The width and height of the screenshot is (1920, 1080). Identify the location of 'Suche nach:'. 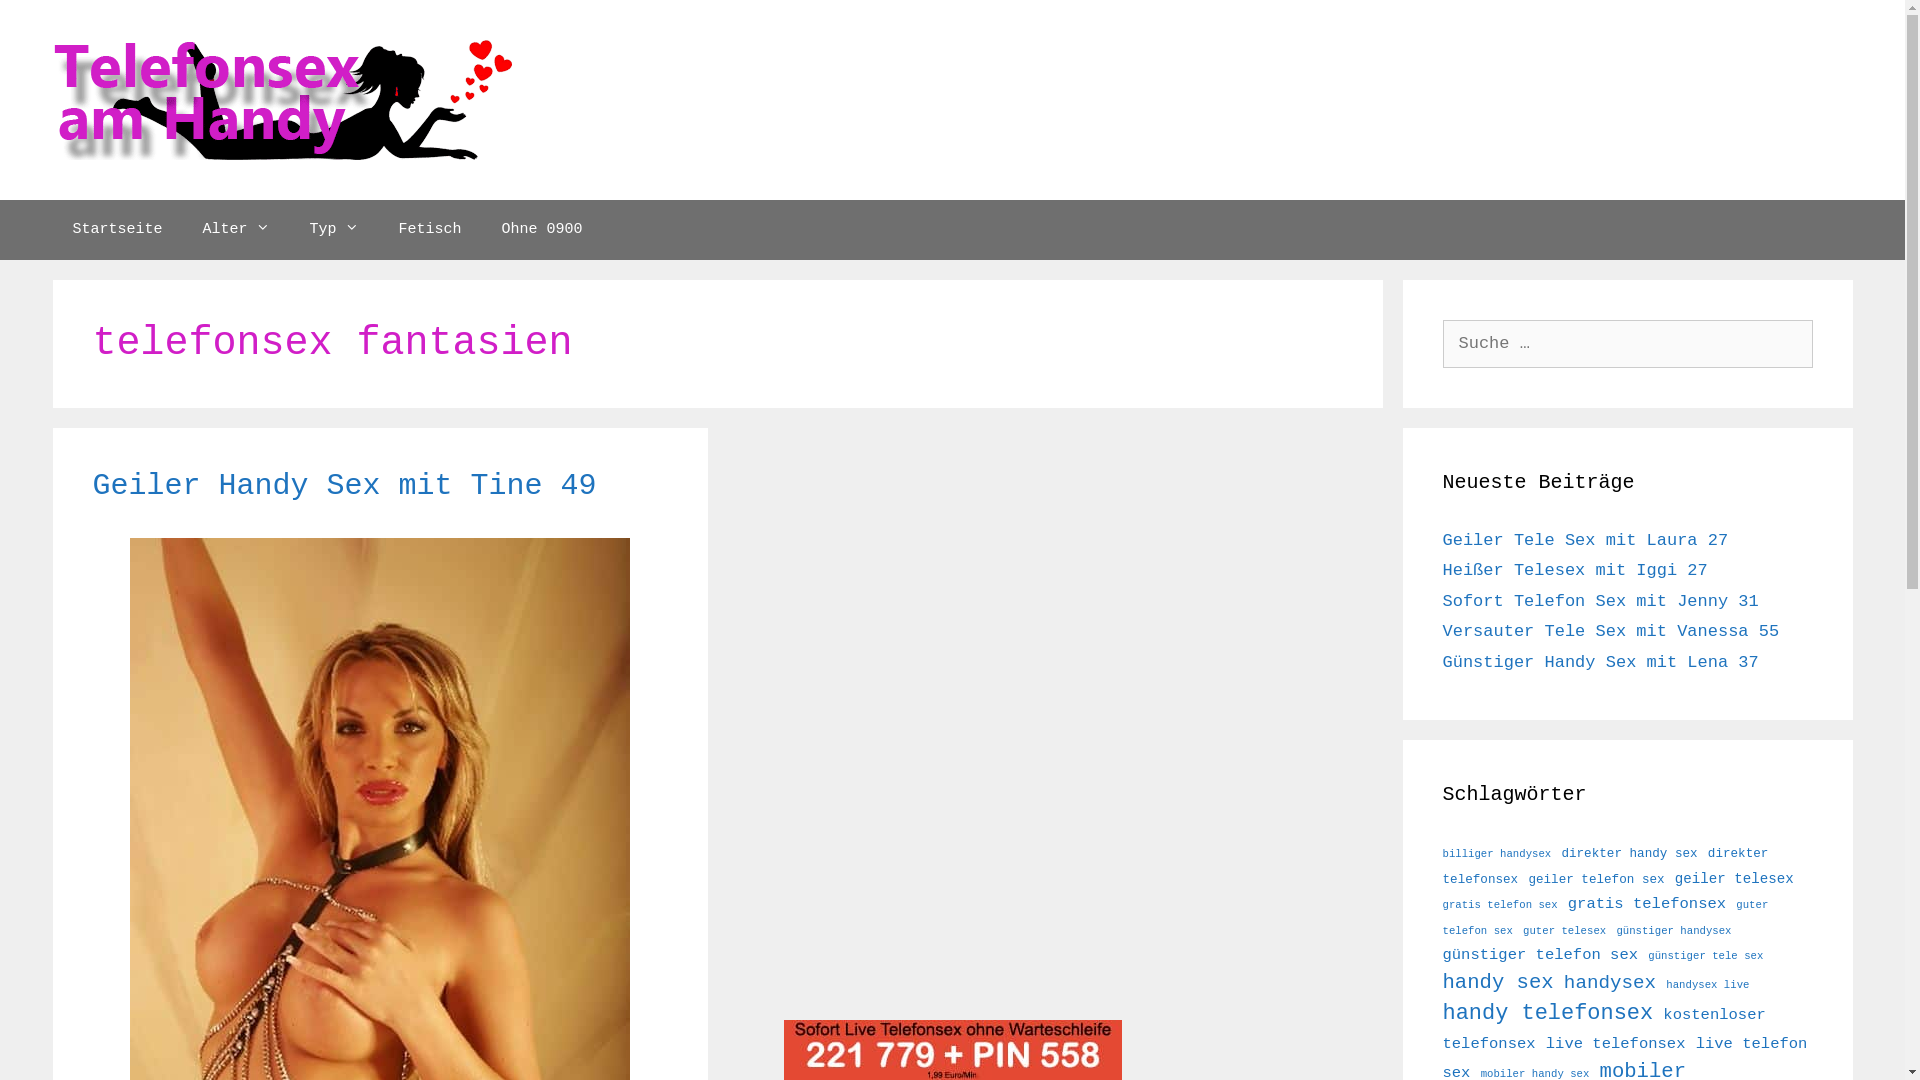
(1627, 342).